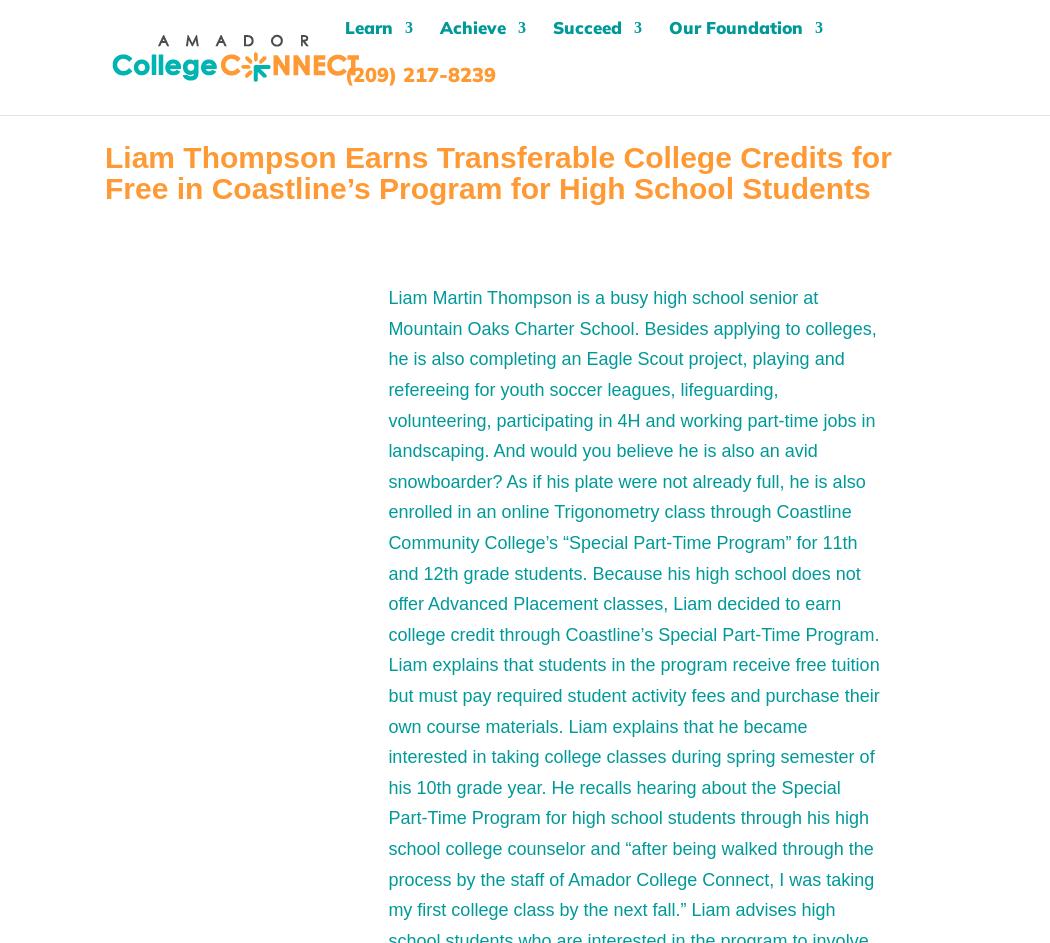  What do you see at coordinates (577, 277) in the screenshot?
I see `'► Peer Mentoring'` at bounding box center [577, 277].